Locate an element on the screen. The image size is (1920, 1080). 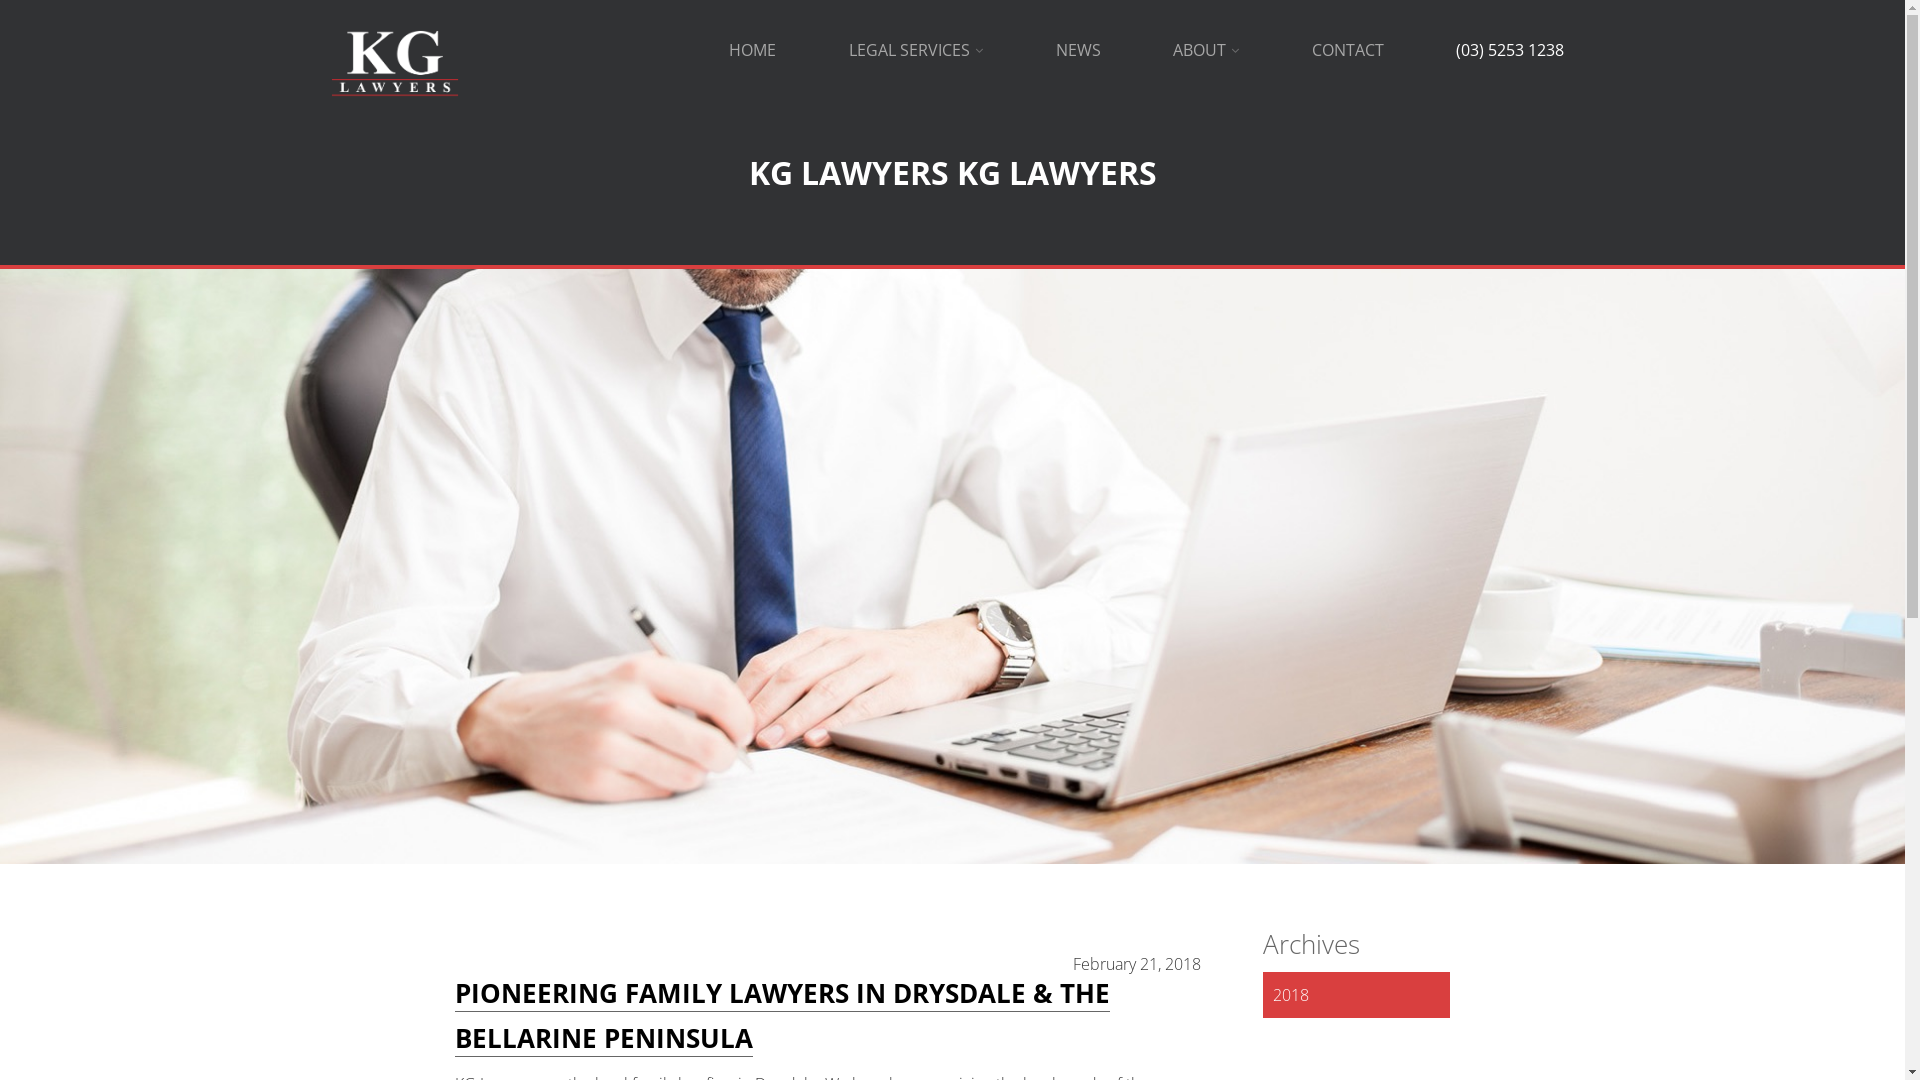
'ABOUT' is located at coordinates (1204, 49).